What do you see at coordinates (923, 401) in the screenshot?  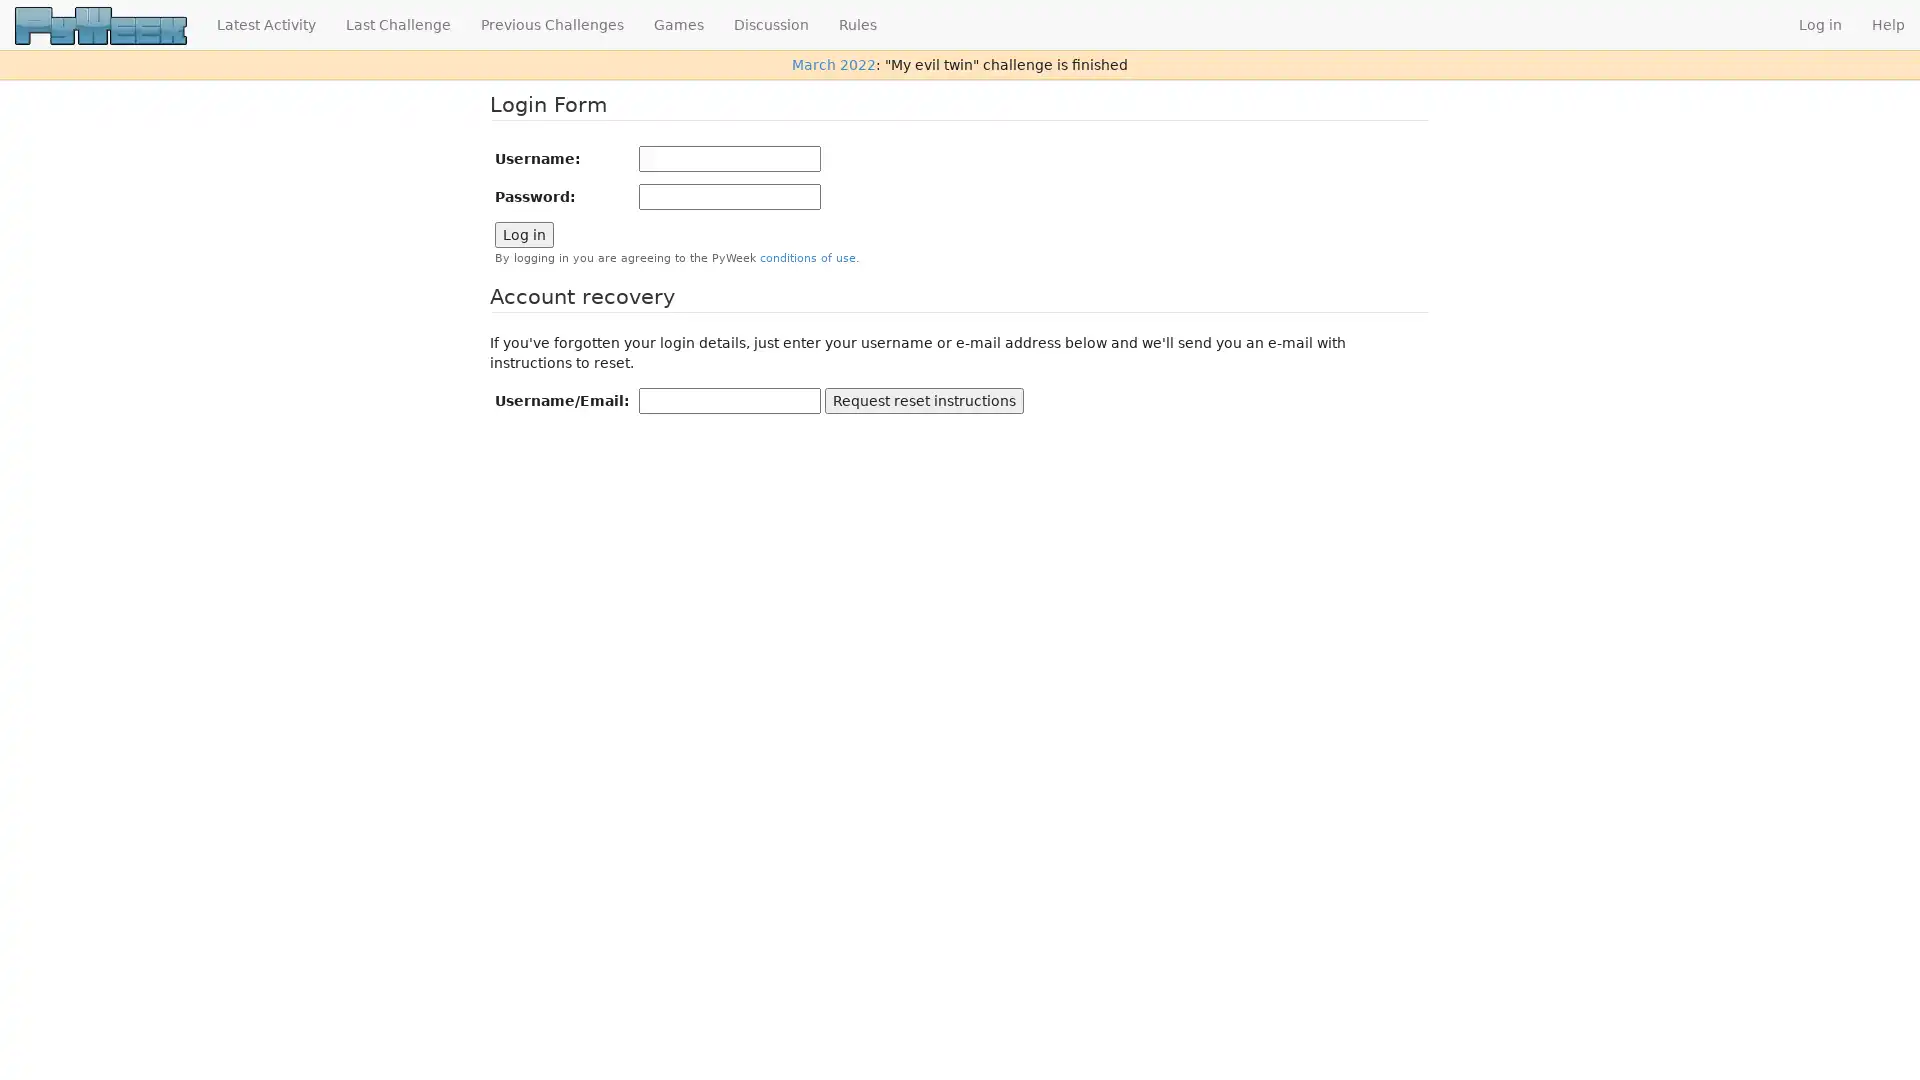 I see `Request reset instructions` at bounding box center [923, 401].